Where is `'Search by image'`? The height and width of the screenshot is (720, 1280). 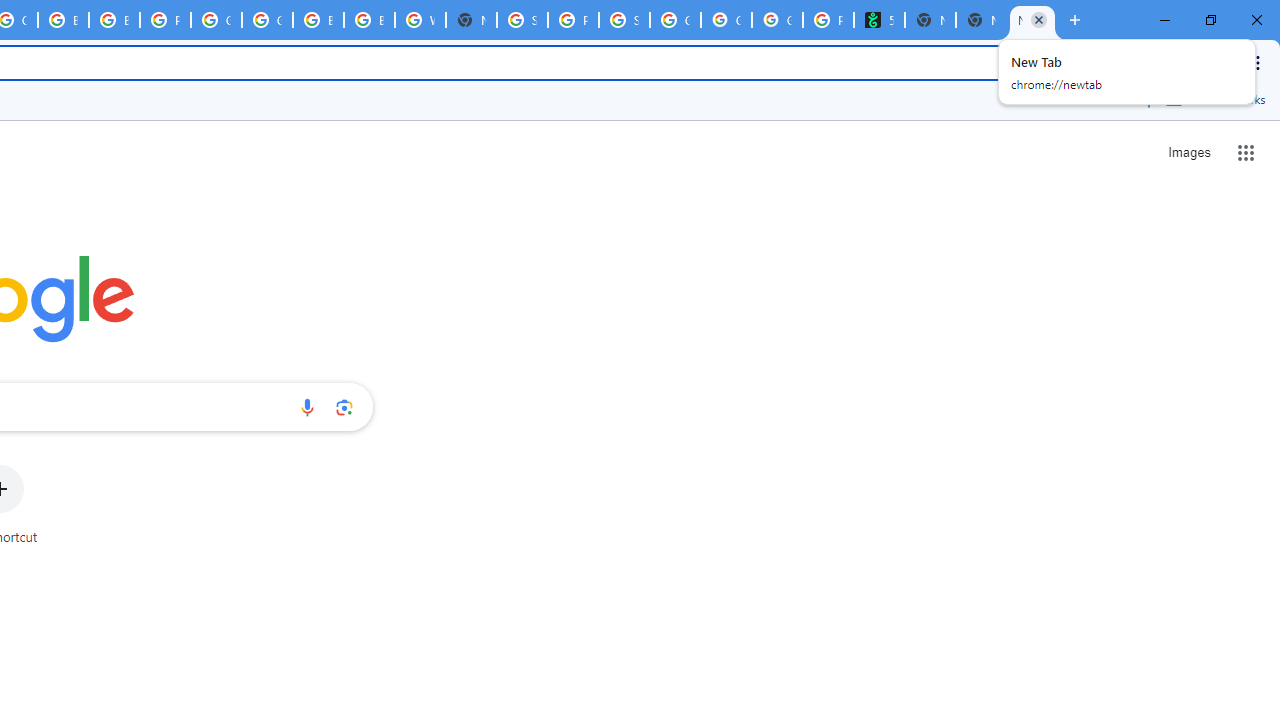
'Search by image' is located at coordinates (344, 406).